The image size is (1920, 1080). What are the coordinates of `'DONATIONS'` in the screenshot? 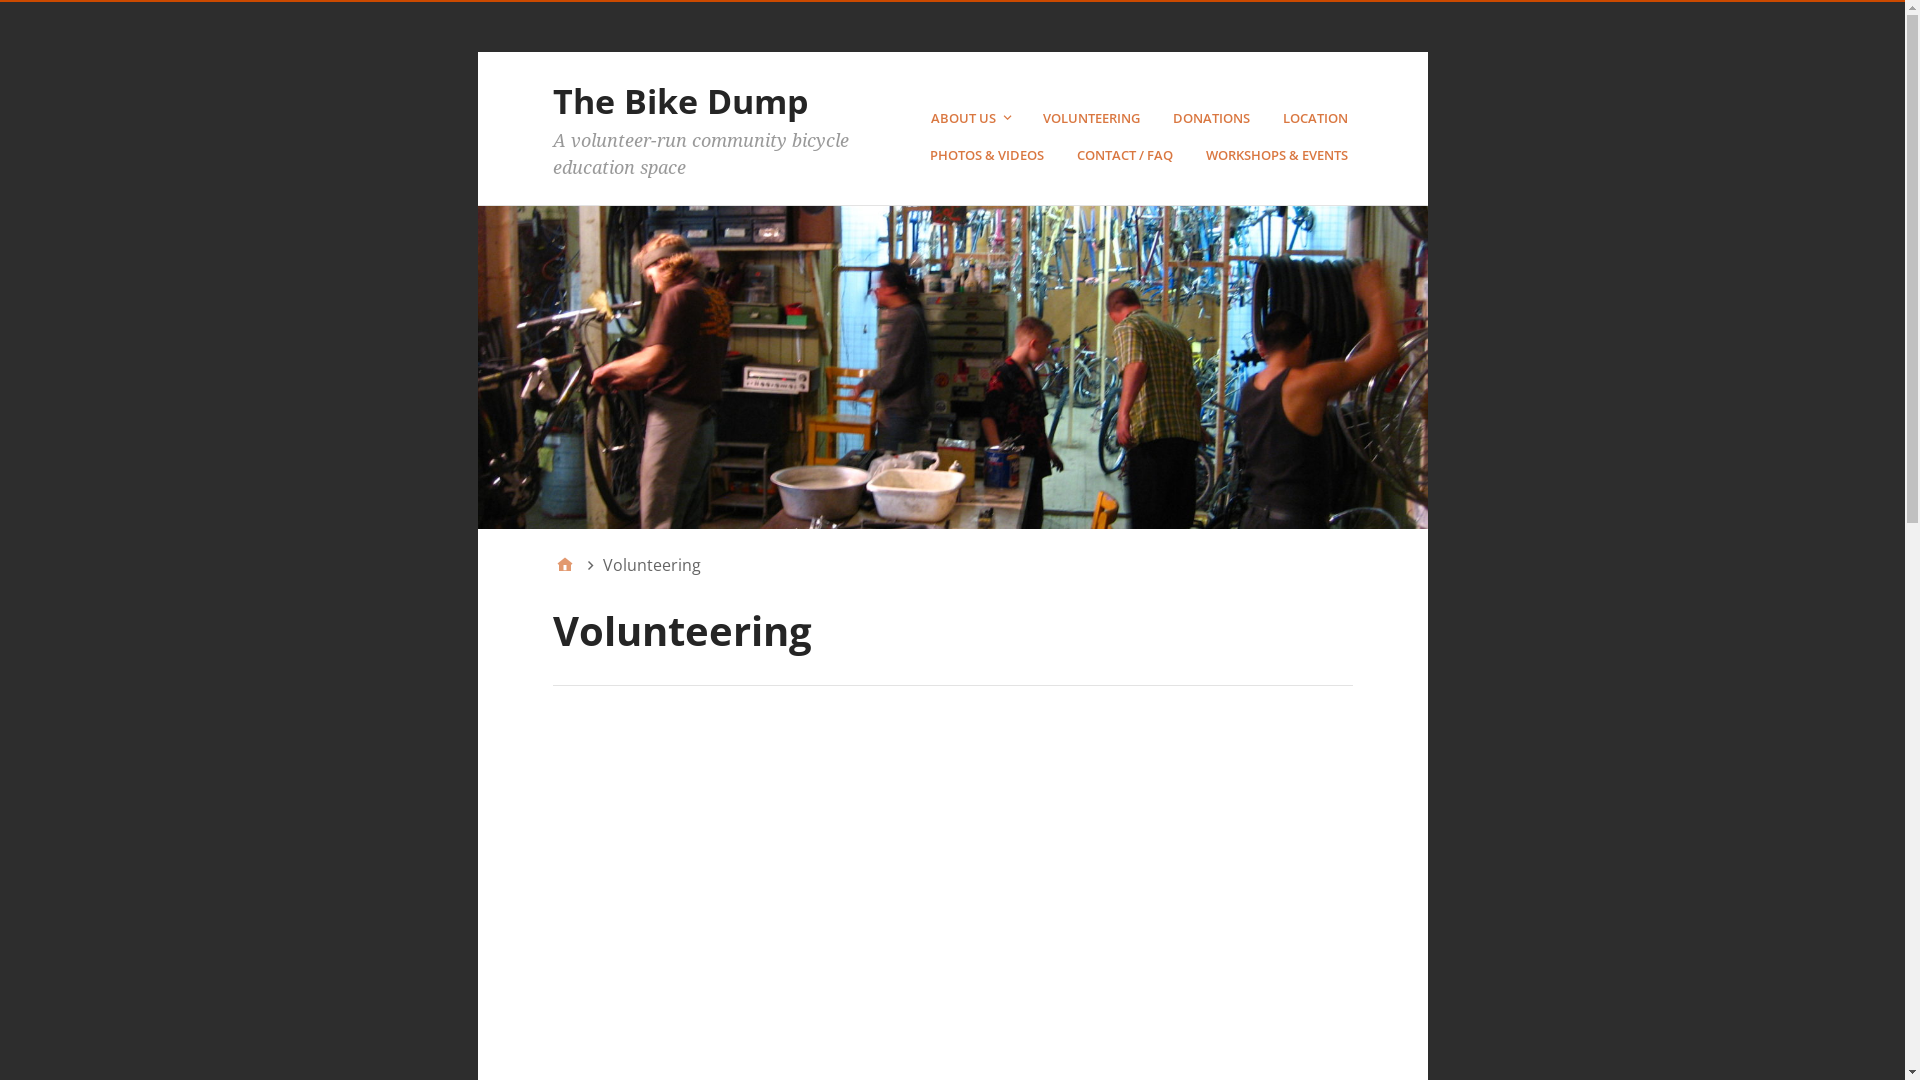 It's located at (1212, 118).